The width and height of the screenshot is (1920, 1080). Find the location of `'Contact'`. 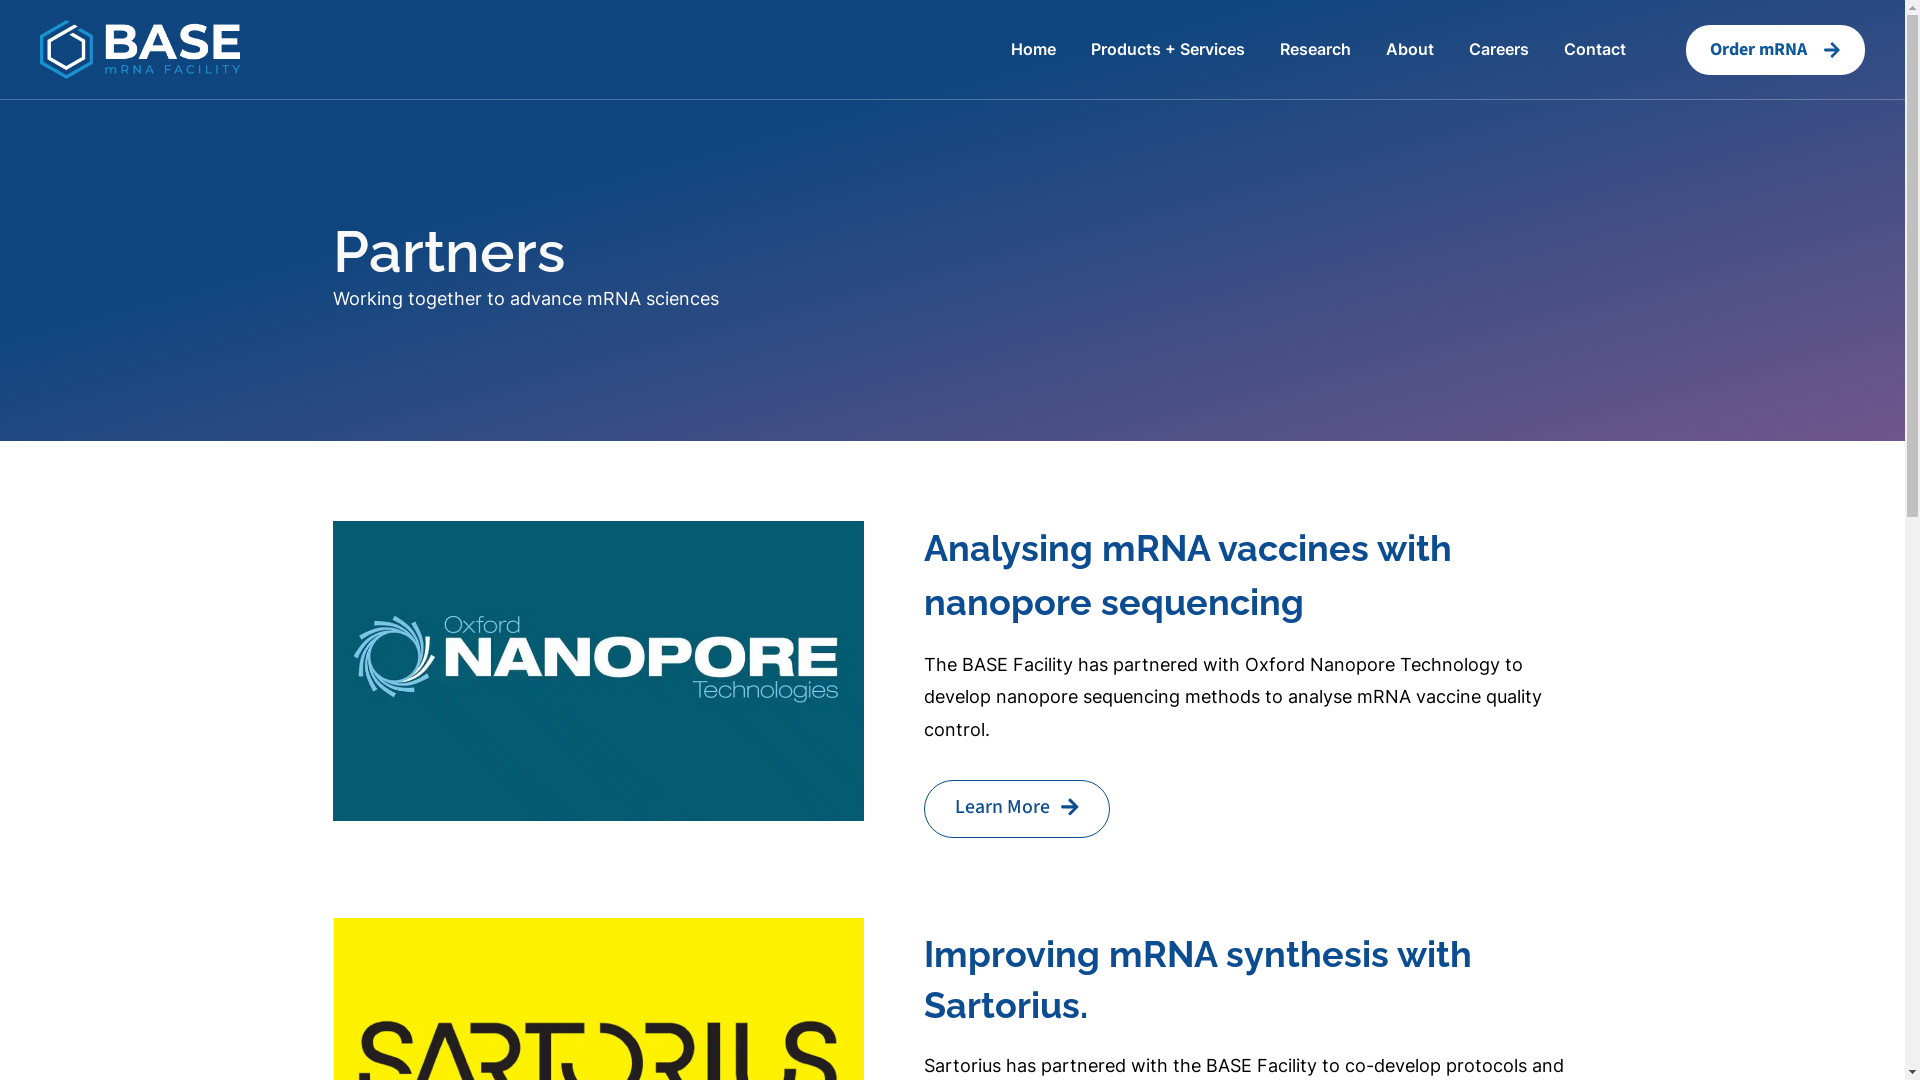

'Contact' is located at coordinates (1593, 48).